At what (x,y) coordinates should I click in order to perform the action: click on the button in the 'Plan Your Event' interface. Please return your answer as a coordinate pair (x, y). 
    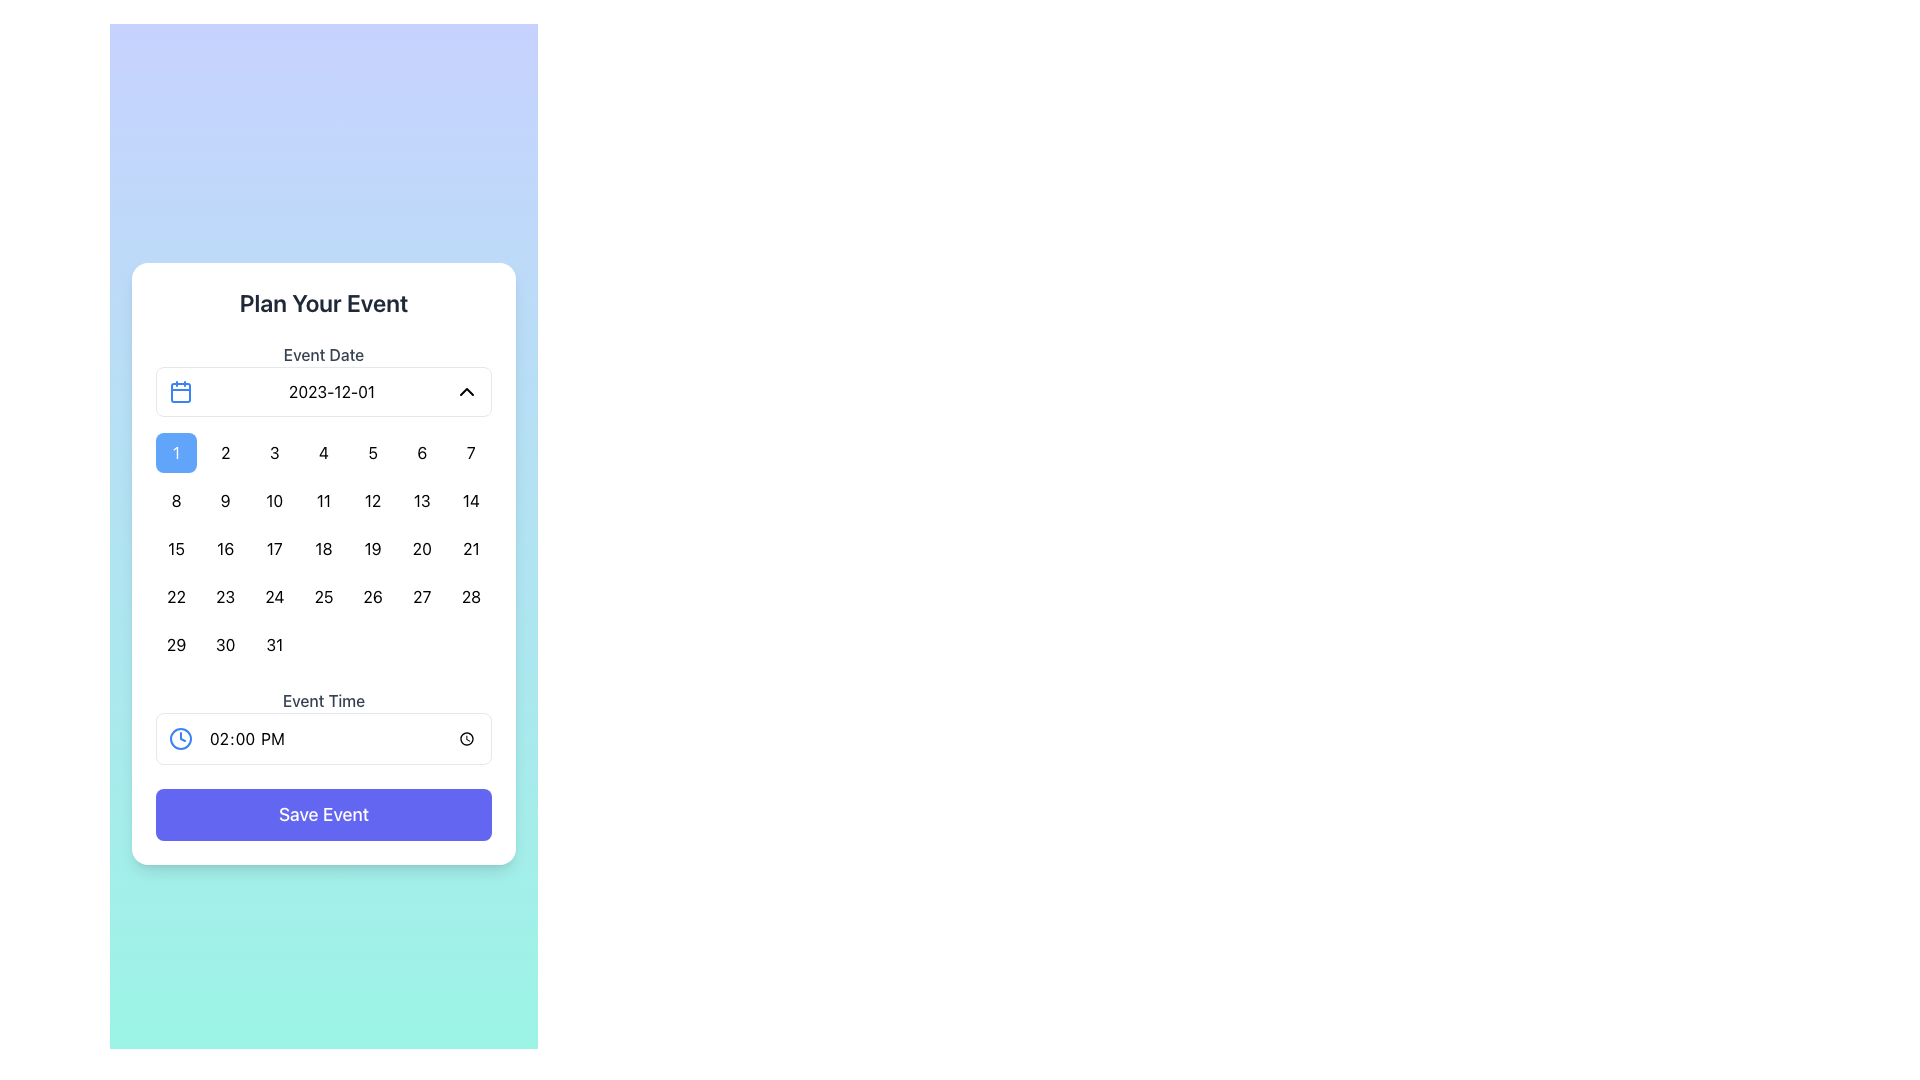
    Looking at the image, I should click on (225, 548).